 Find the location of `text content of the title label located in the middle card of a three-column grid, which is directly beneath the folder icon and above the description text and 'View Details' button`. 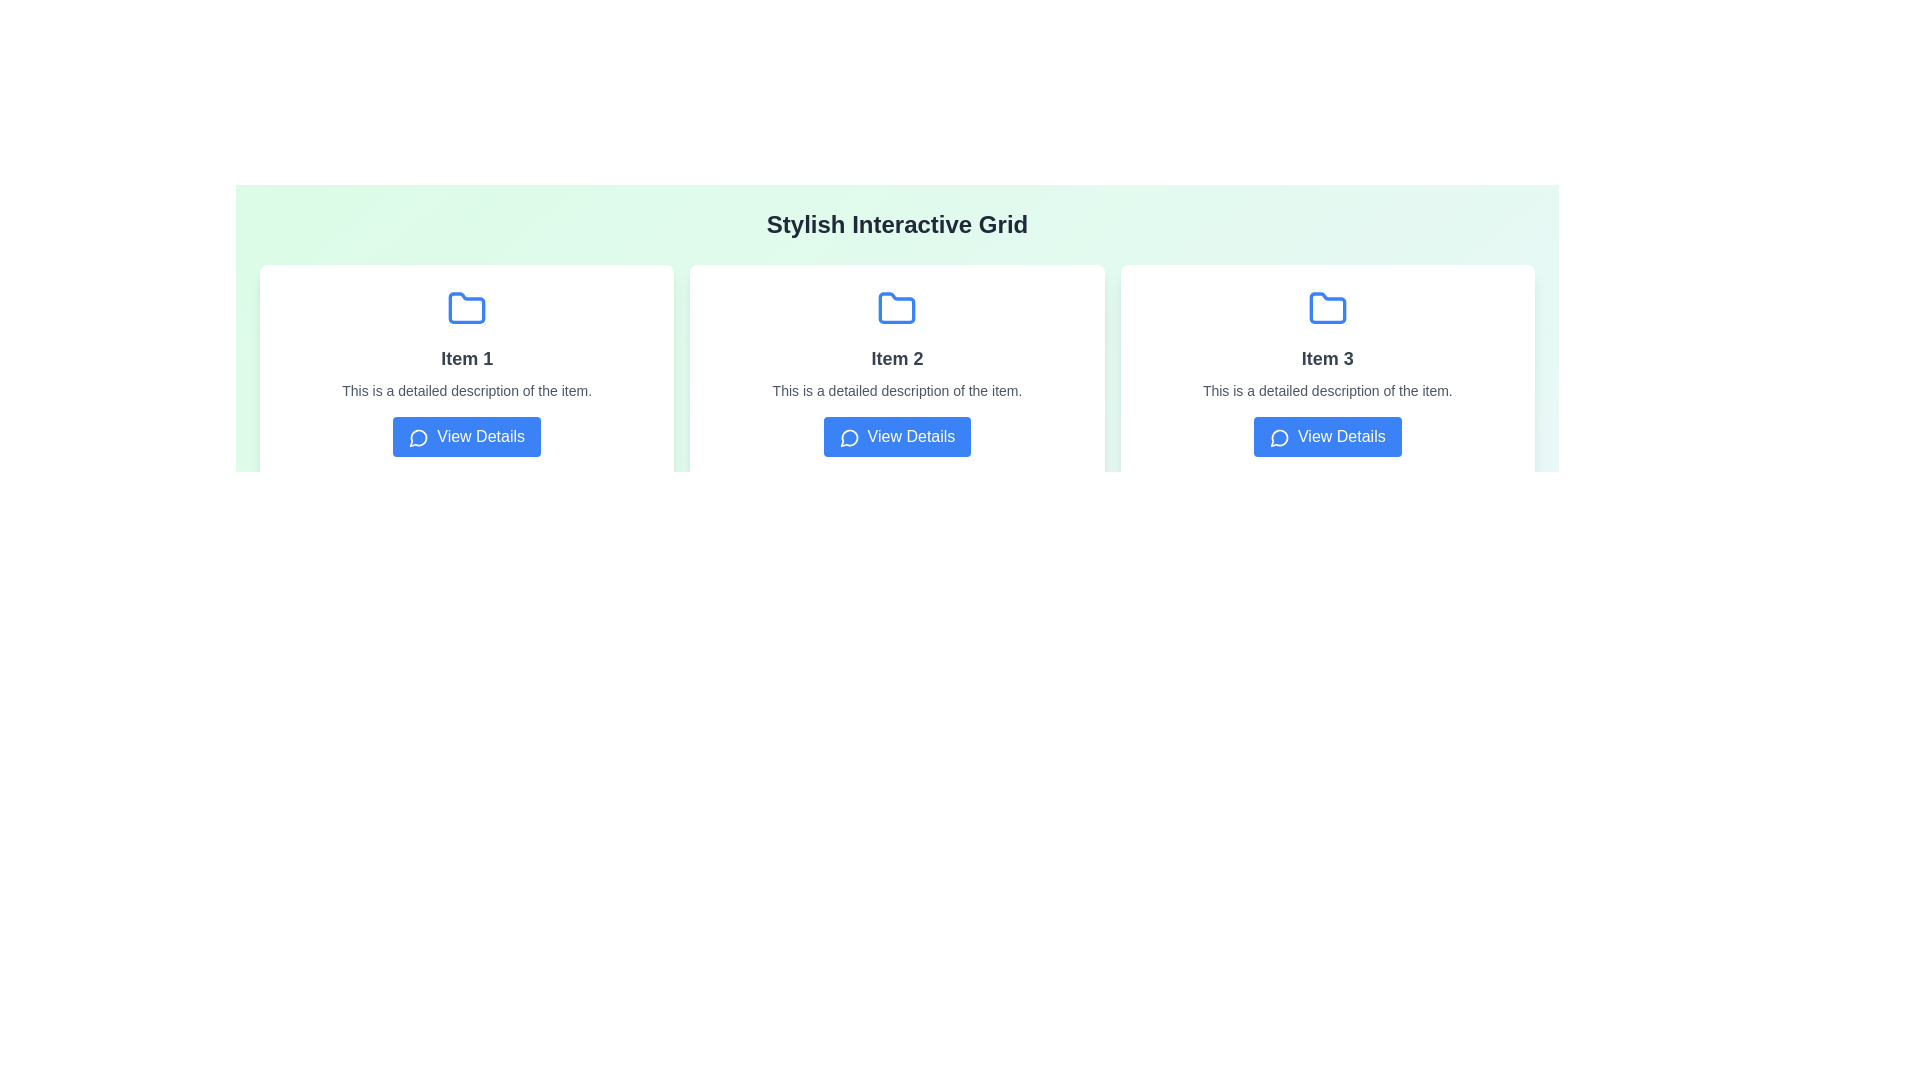

text content of the title label located in the middle card of a three-column grid, which is directly beneath the folder icon and above the description text and 'View Details' button is located at coordinates (896, 357).